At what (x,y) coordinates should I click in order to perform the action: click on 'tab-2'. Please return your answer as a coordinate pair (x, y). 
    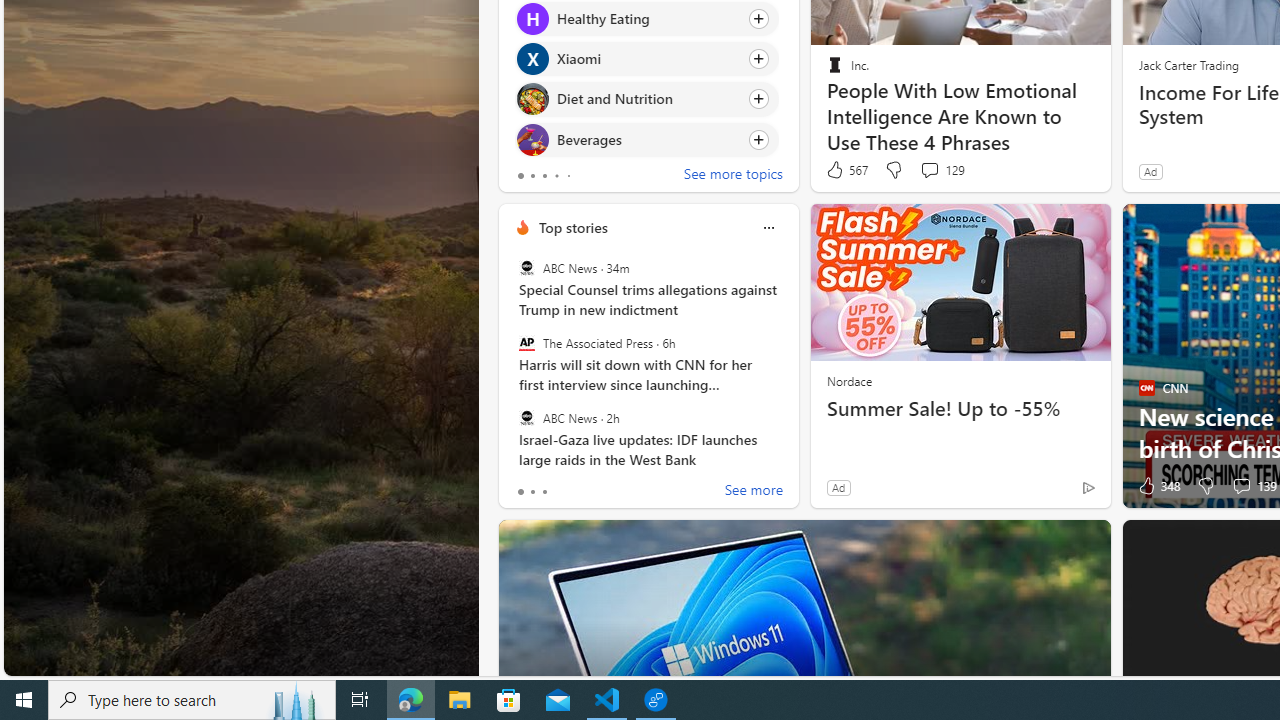
    Looking at the image, I should click on (544, 492).